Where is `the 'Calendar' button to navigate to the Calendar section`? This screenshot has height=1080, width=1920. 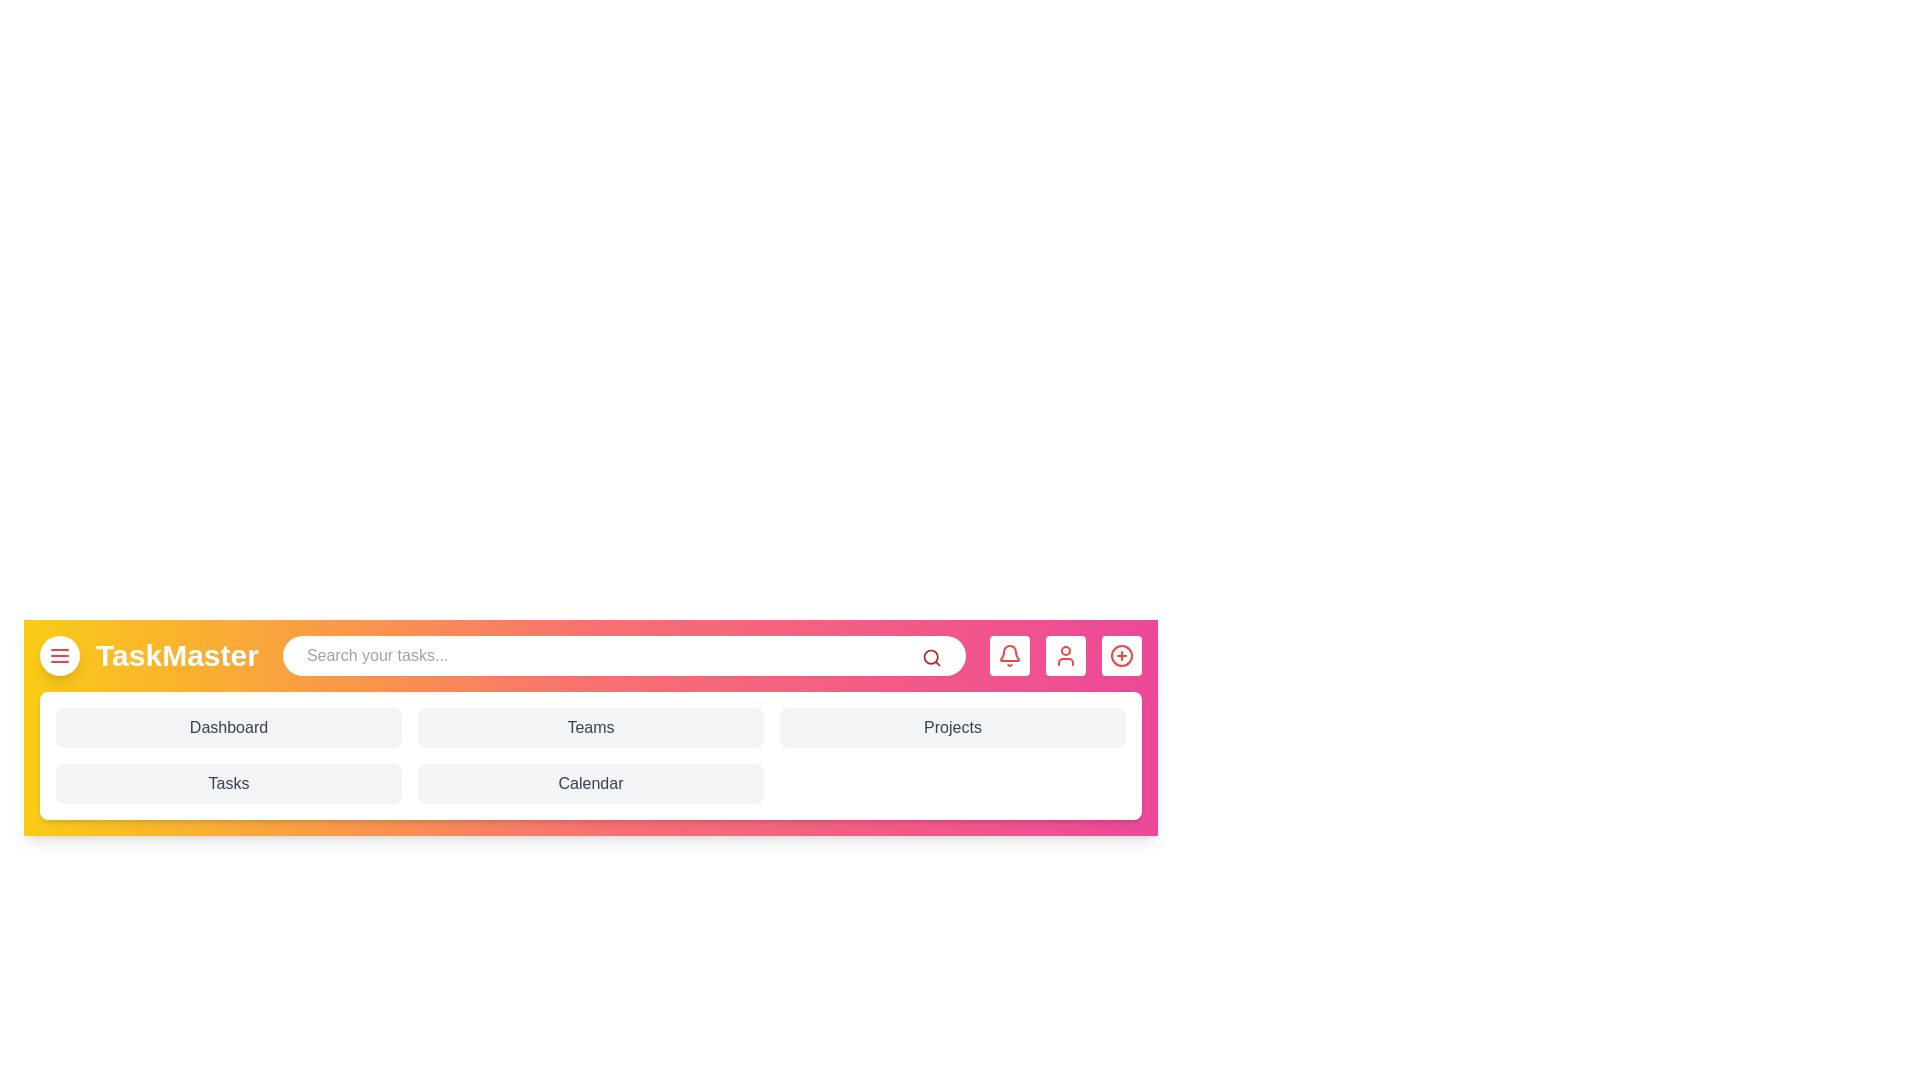
the 'Calendar' button to navigate to the Calendar section is located at coordinates (589, 782).